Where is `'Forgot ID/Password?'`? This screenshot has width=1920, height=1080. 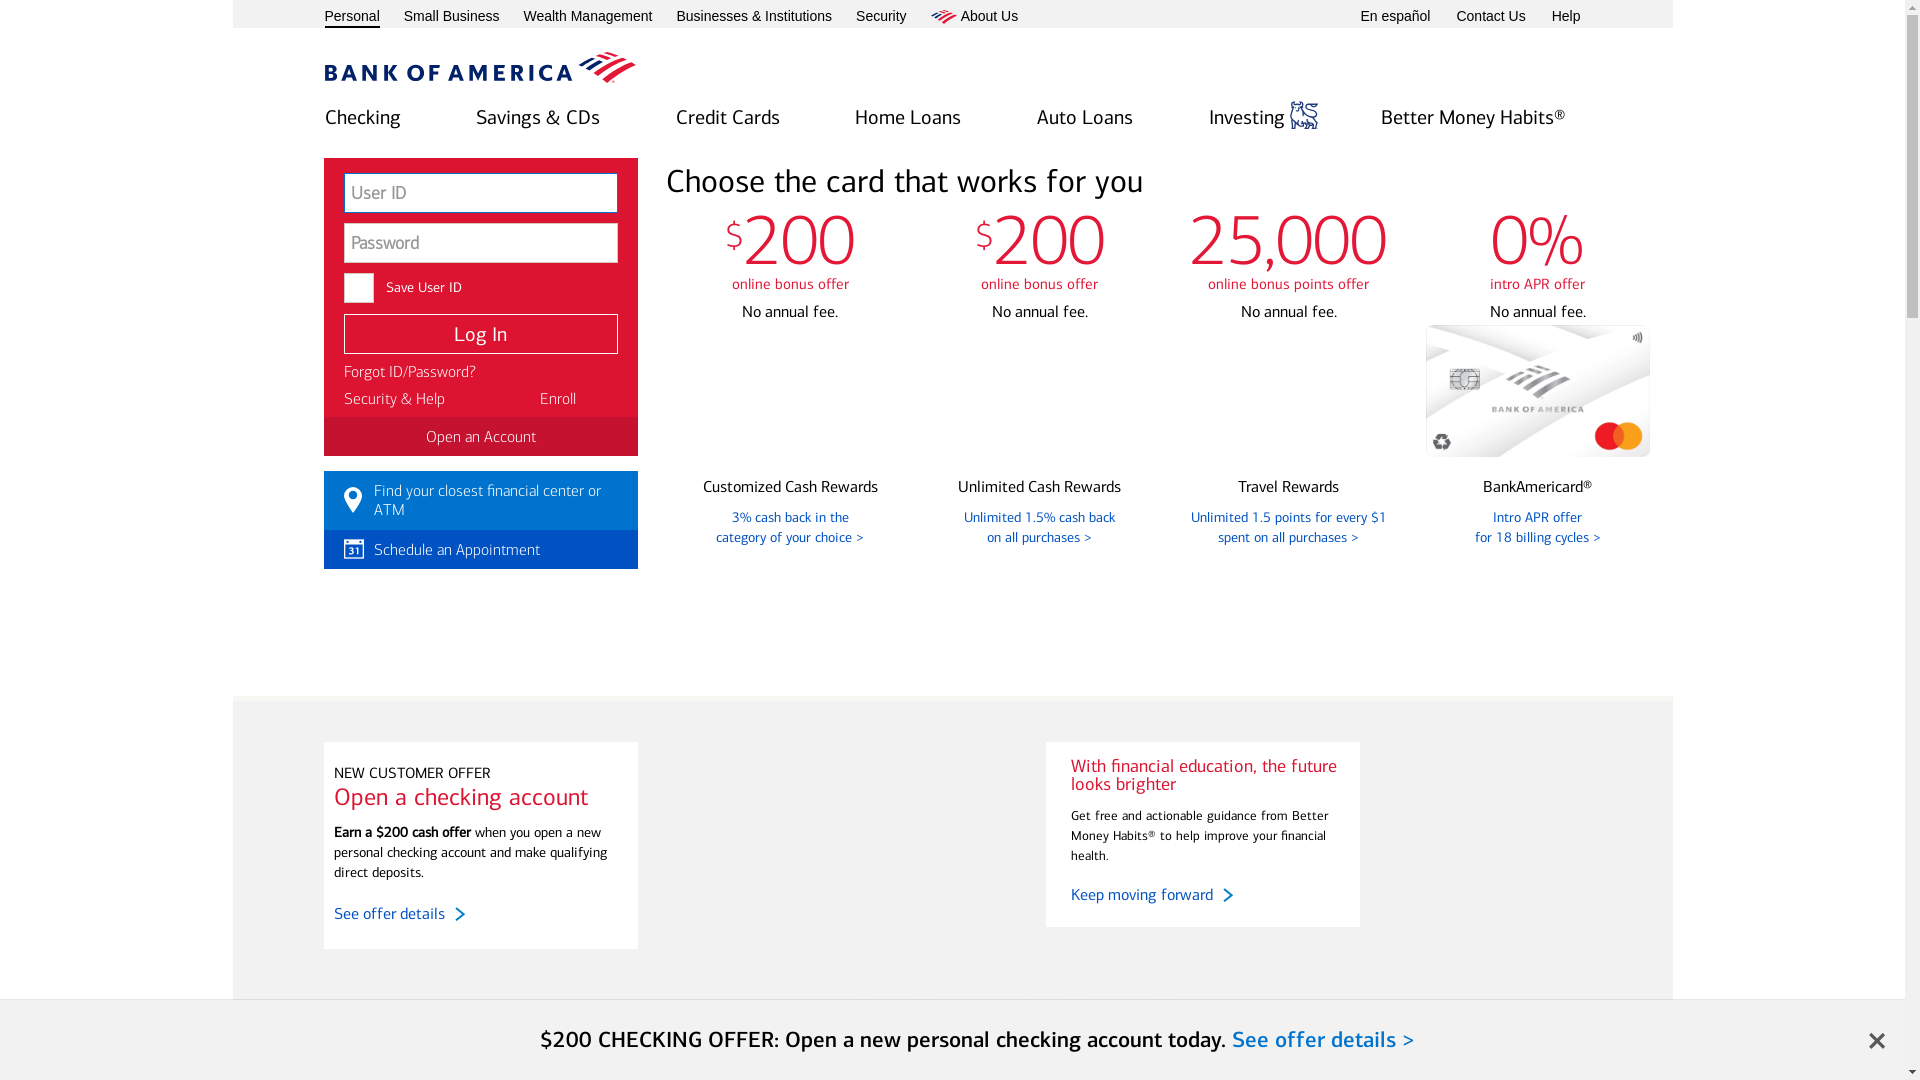 'Forgot ID/Password?' is located at coordinates (408, 371).